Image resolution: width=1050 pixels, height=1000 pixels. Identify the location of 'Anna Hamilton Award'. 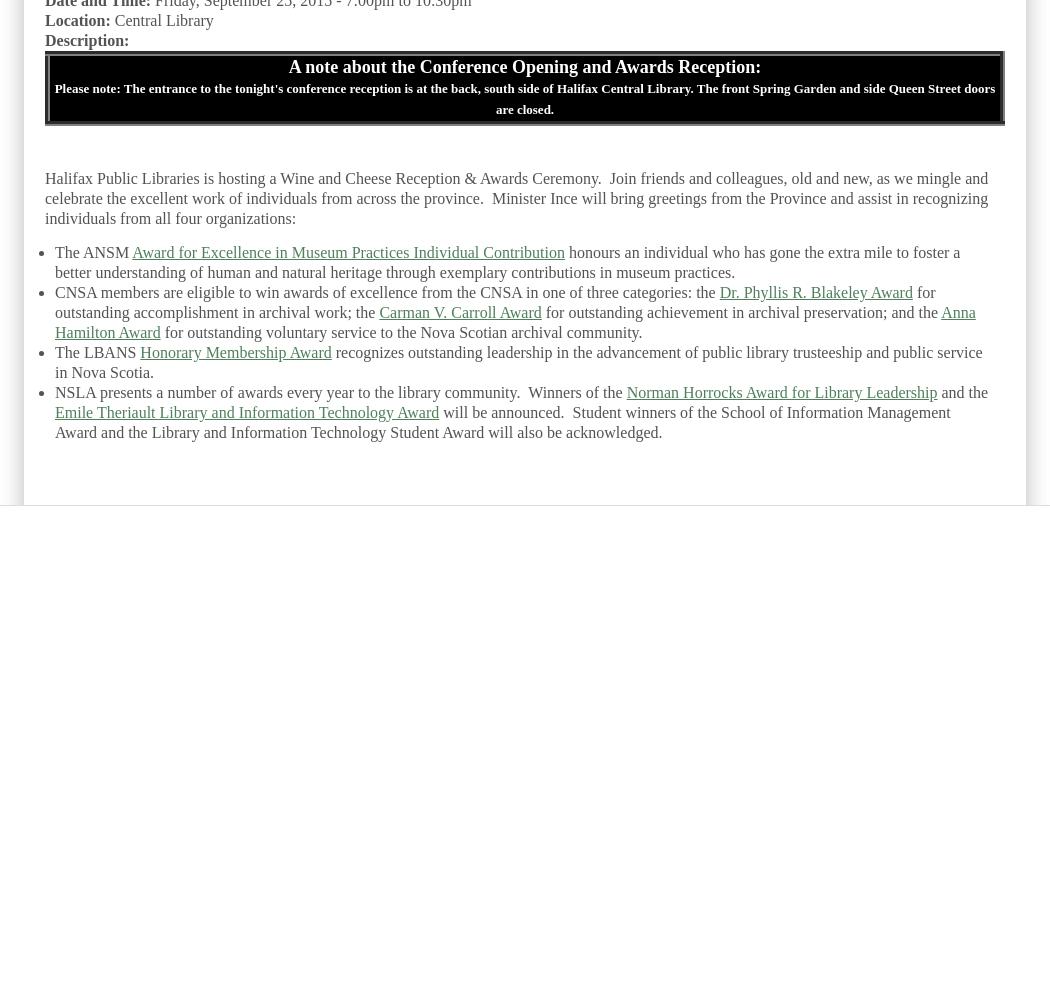
(514, 320).